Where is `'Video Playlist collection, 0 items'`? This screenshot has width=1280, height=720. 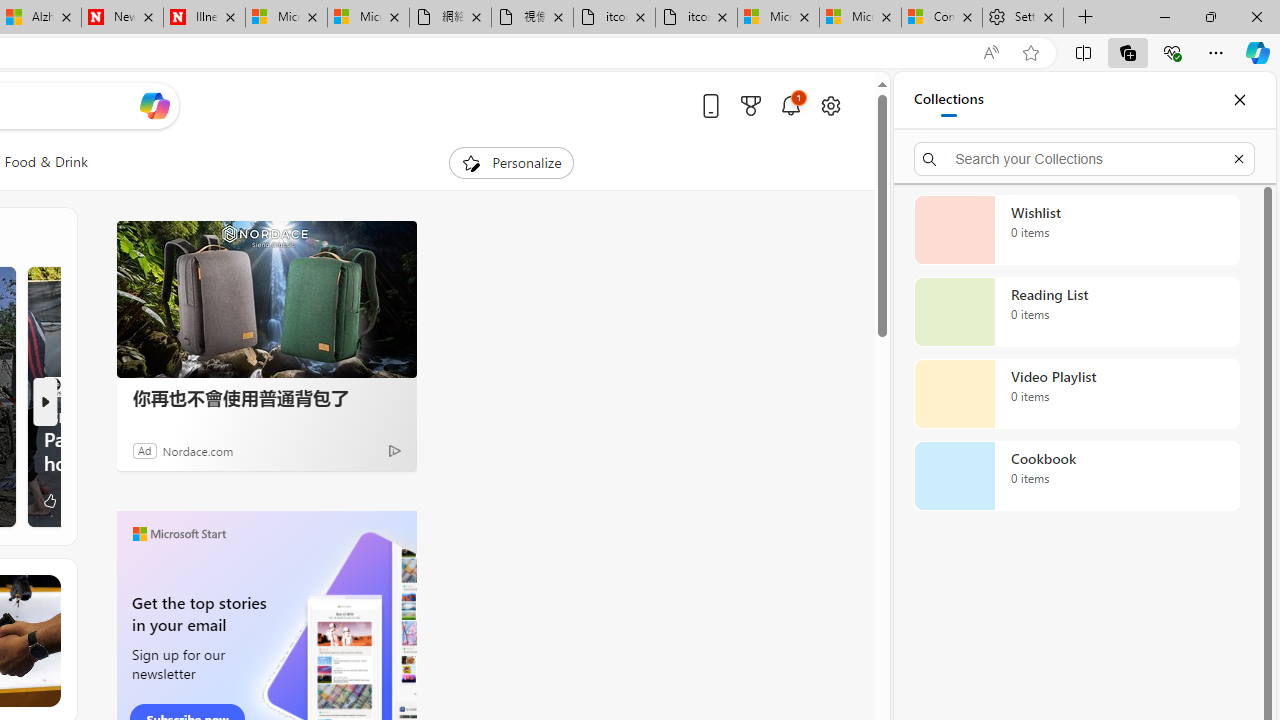
'Video Playlist collection, 0 items' is located at coordinates (1076, 394).